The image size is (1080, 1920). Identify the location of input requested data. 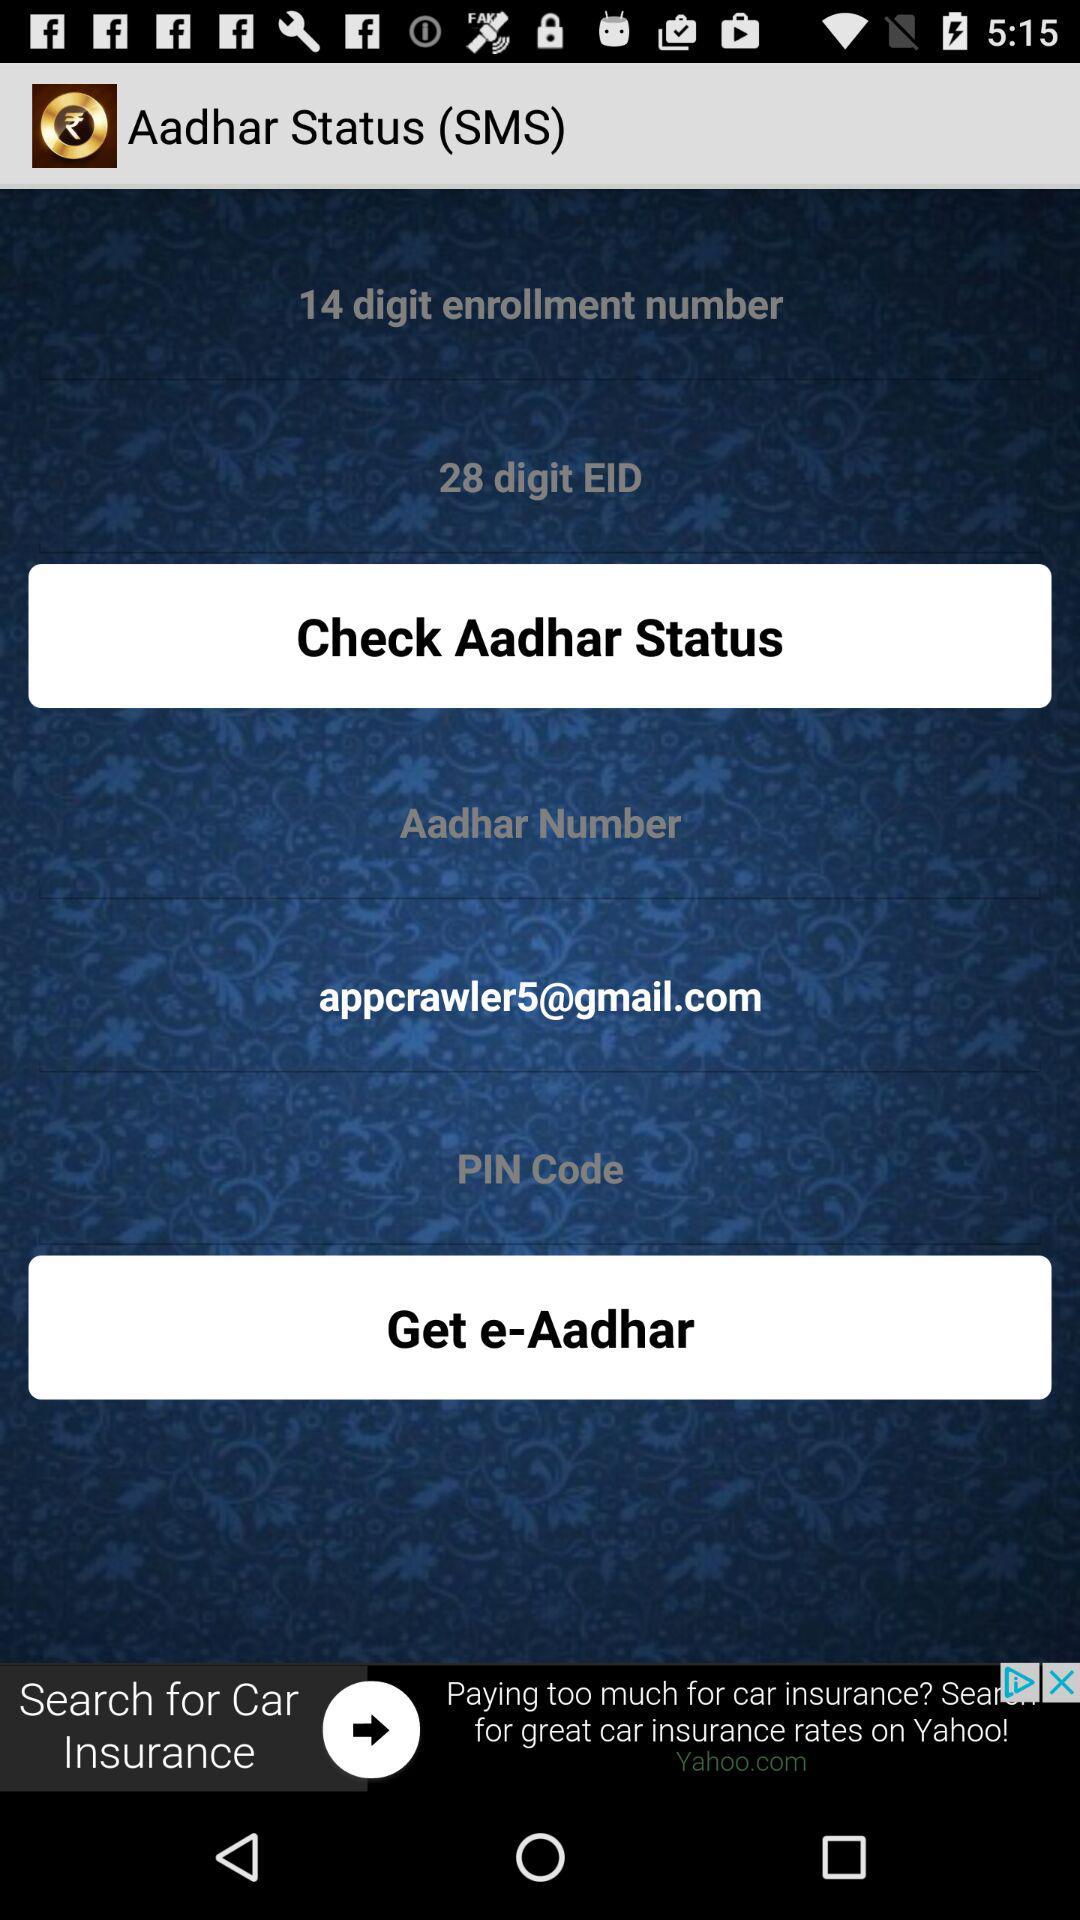
(540, 303).